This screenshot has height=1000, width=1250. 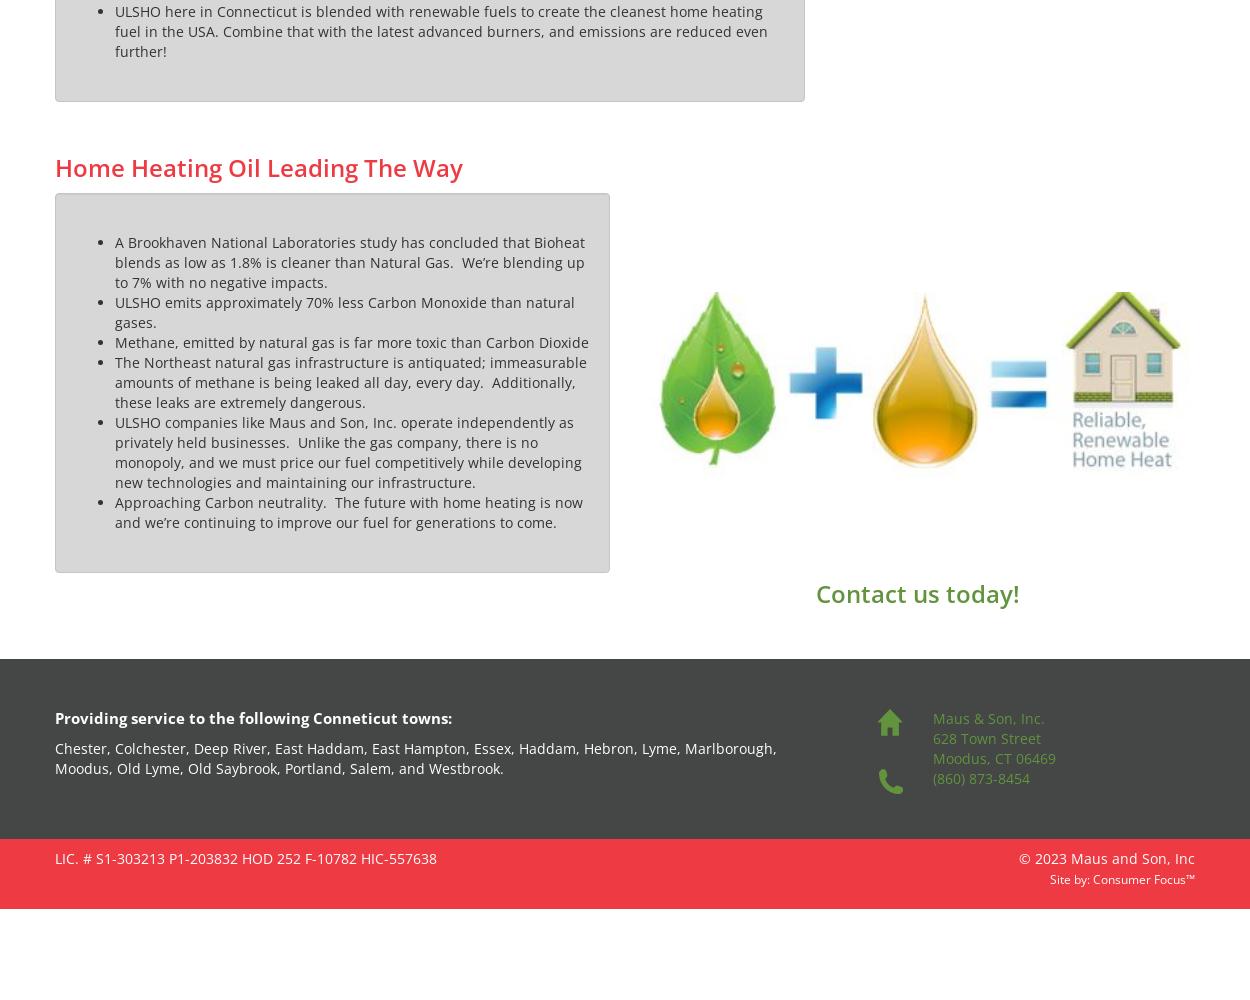 What do you see at coordinates (350, 382) in the screenshot?
I see `'The Northeast natural gas infrastructure is antiquated; immeasurable amounts of methane is being leaked all day, every day.  Additionally, these leaks are extremely dangerous.'` at bounding box center [350, 382].